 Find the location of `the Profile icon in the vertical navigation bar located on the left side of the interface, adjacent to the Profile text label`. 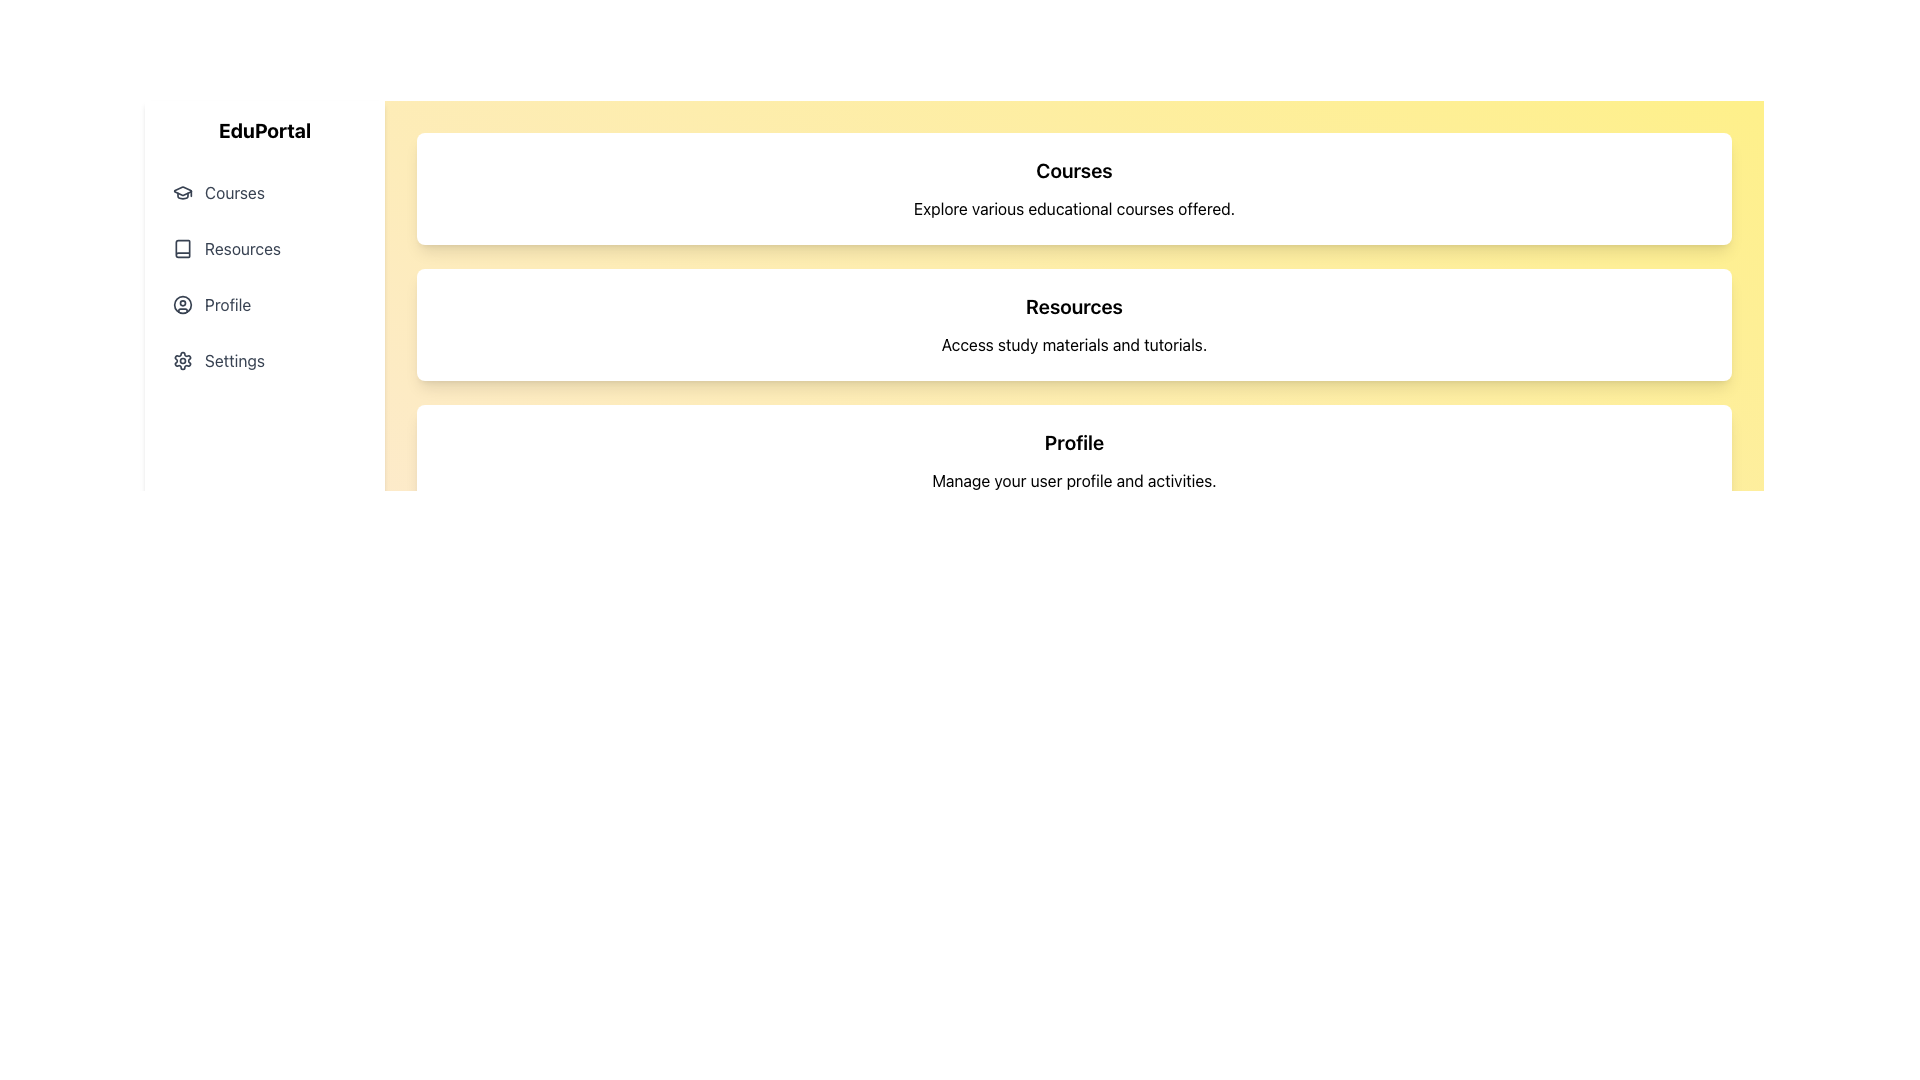

the Profile icon in the vertical navigation bar located on the left side of the interface, adjacent to the Profile text label is located at coordinates (182, 304).